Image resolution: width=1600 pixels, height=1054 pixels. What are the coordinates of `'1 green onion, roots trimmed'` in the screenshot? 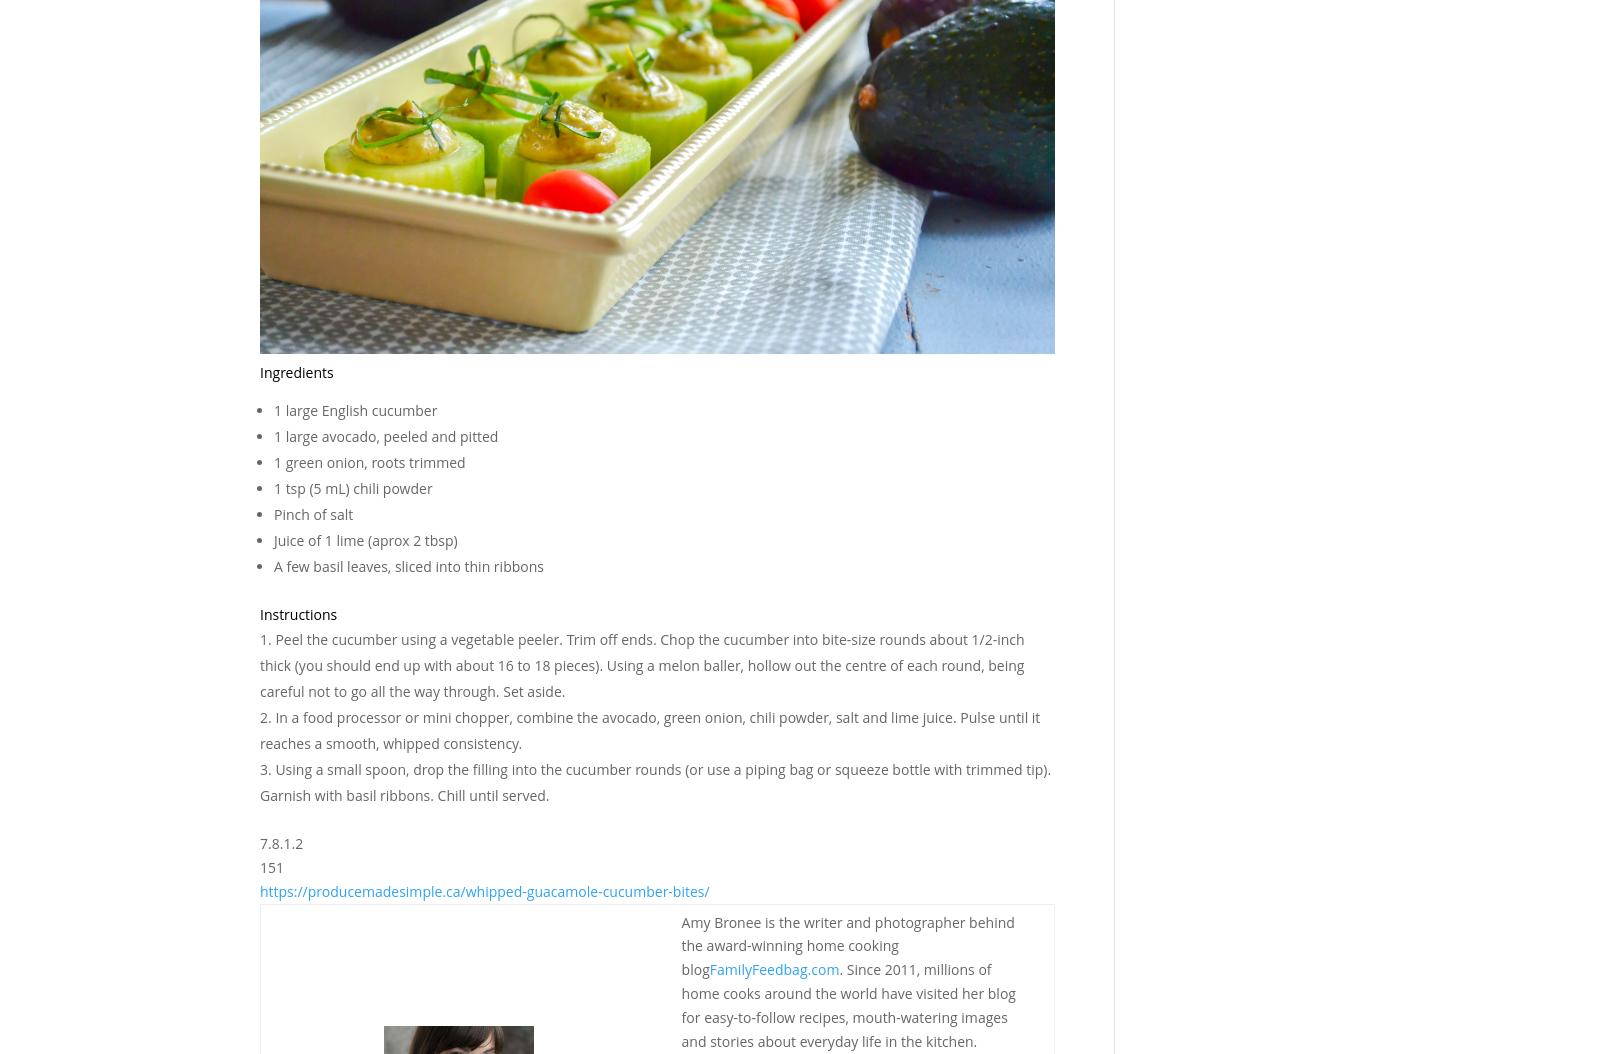 It's located at (369, 462).